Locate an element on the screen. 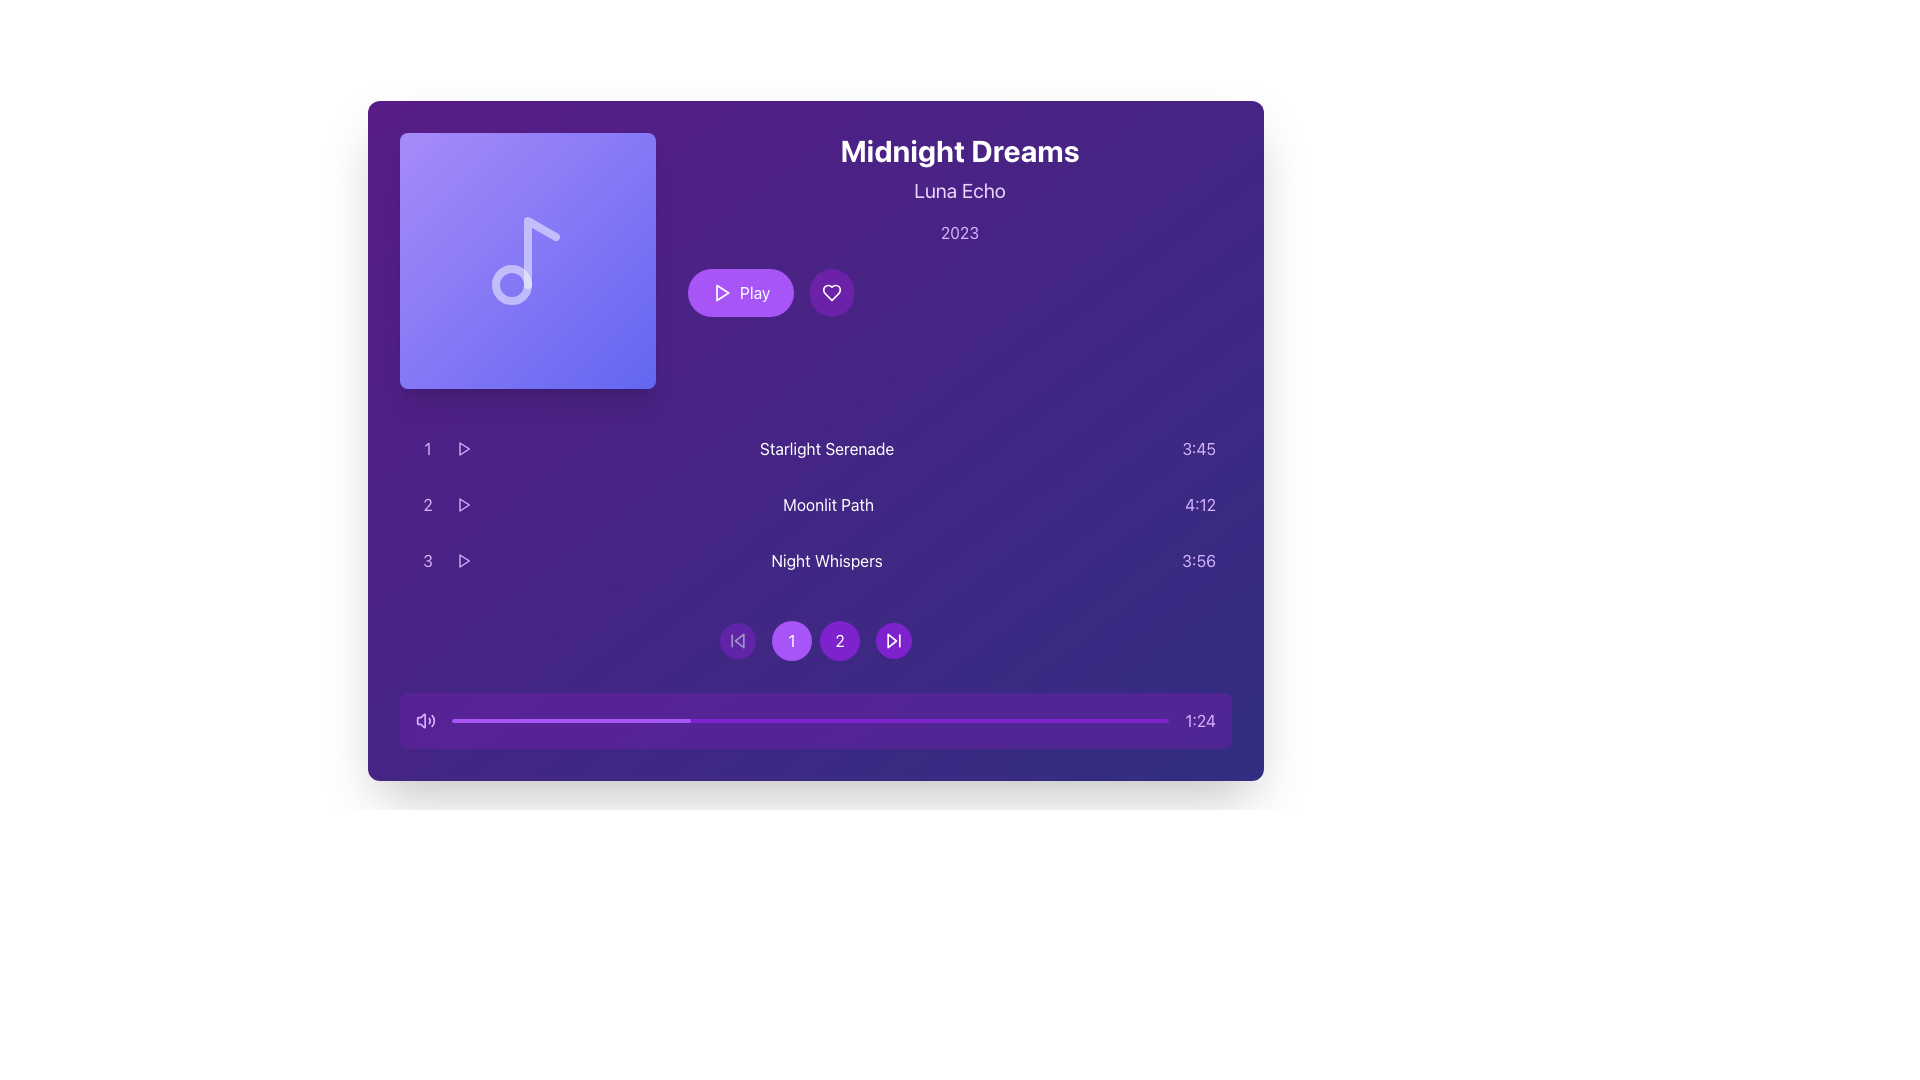 Image resolution: width=1920 pixels, height=1080 pixels. the pagination control numbers '1' and '2' located centrally in the bottom navigation bar of the interface is located at coordinates (816, 640).